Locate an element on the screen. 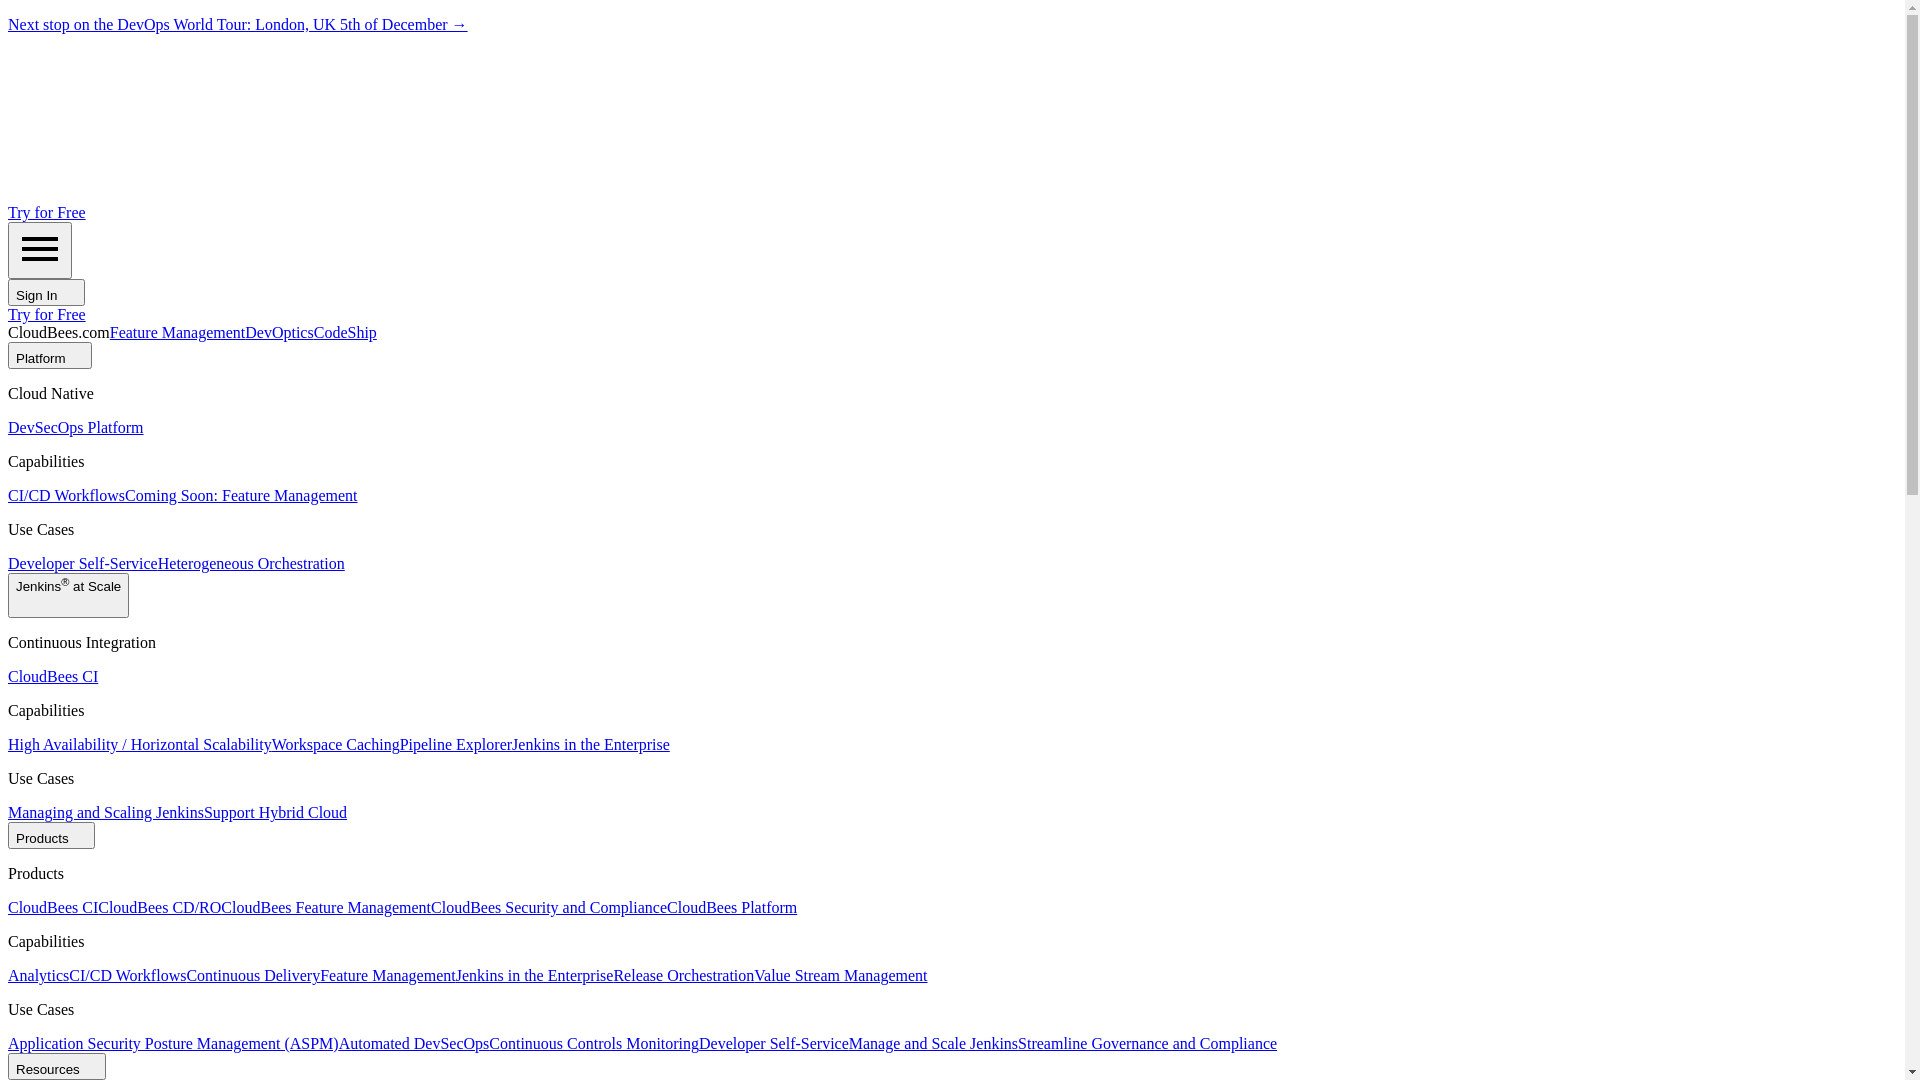 The width and height of the screenshot is (1920, 1080). 'Products' is located at coordinates (51, 835).